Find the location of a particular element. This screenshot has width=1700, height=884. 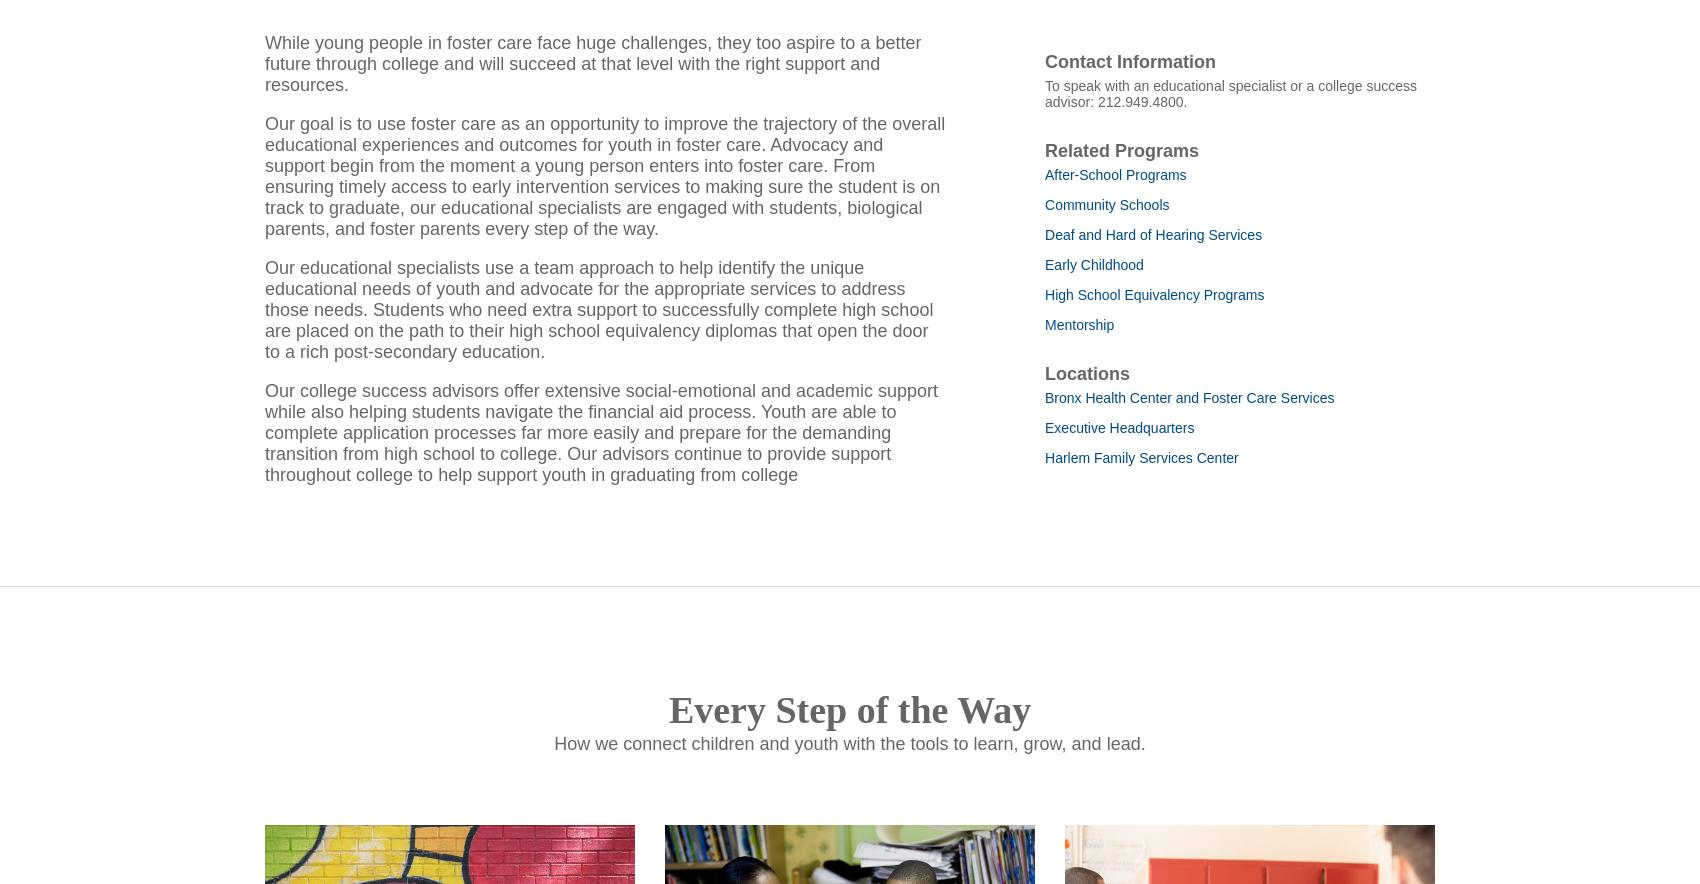

'Related Programs' is located at coordinates (1122, 176).